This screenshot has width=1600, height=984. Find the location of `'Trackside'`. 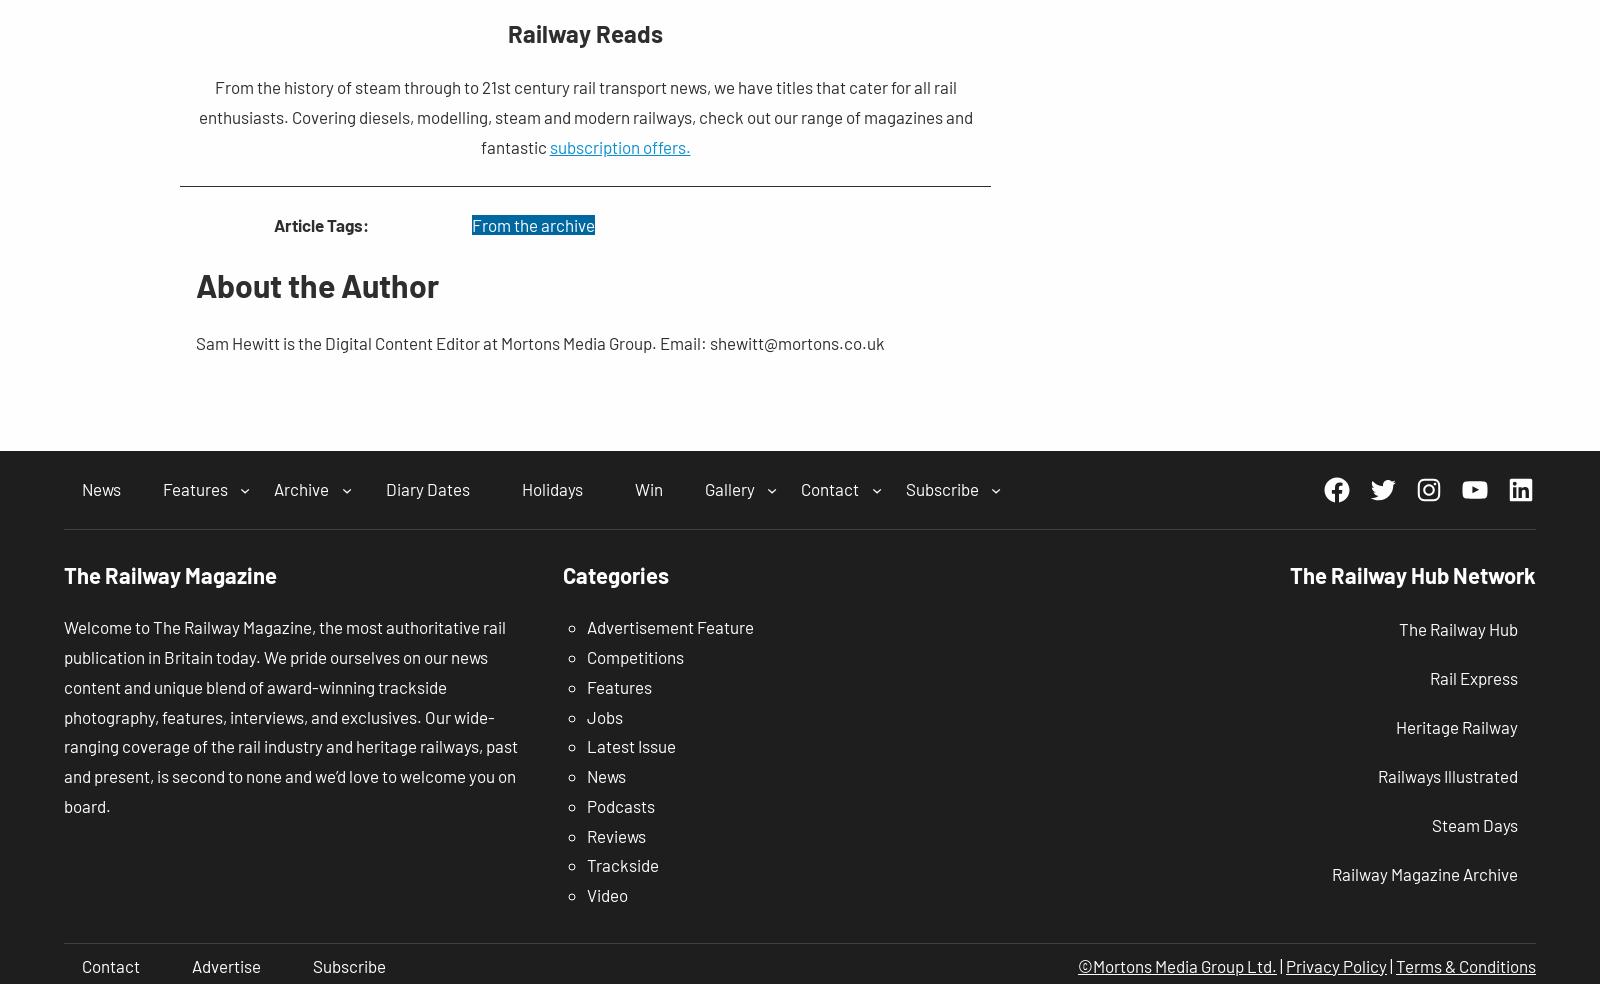

'Trackside' is located at coordinates (585, 865).